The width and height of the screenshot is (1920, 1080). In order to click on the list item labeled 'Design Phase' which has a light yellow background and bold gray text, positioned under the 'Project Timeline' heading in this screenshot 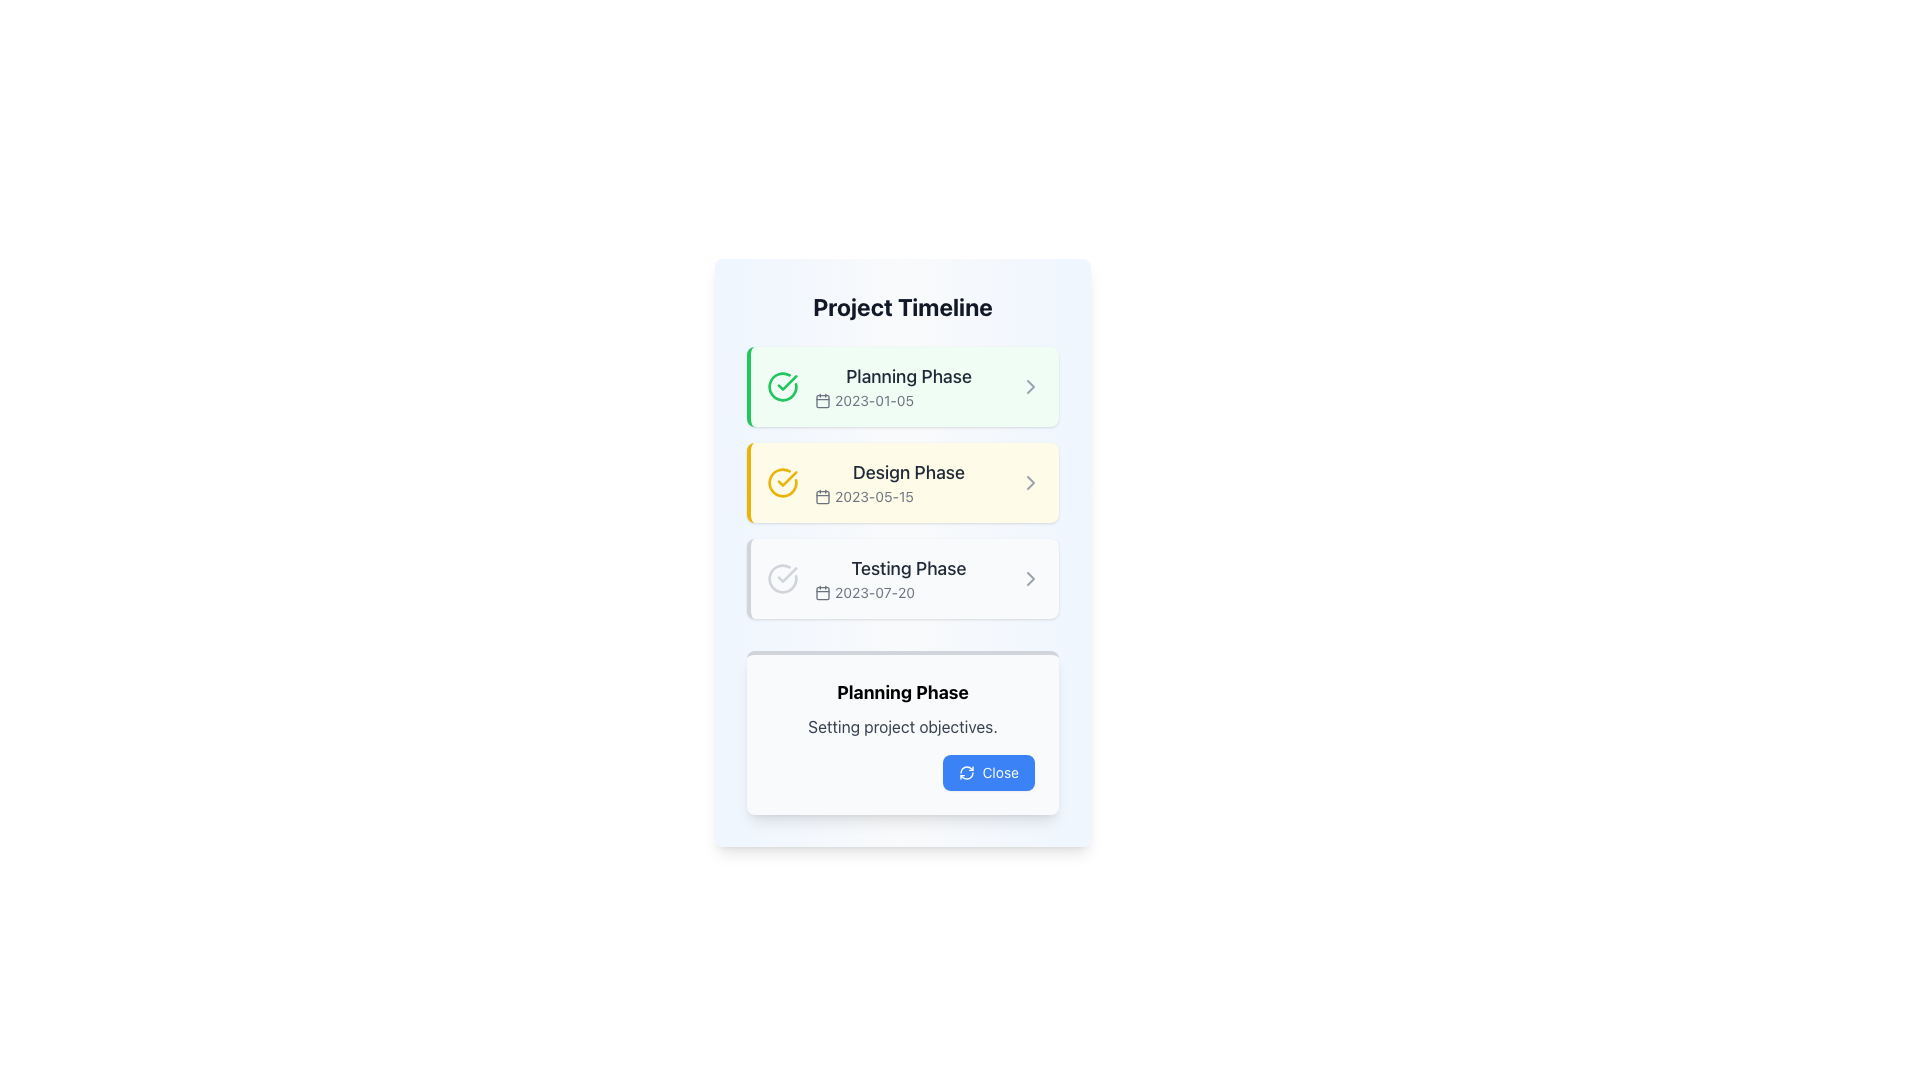, I will do `click(901, 482)`.